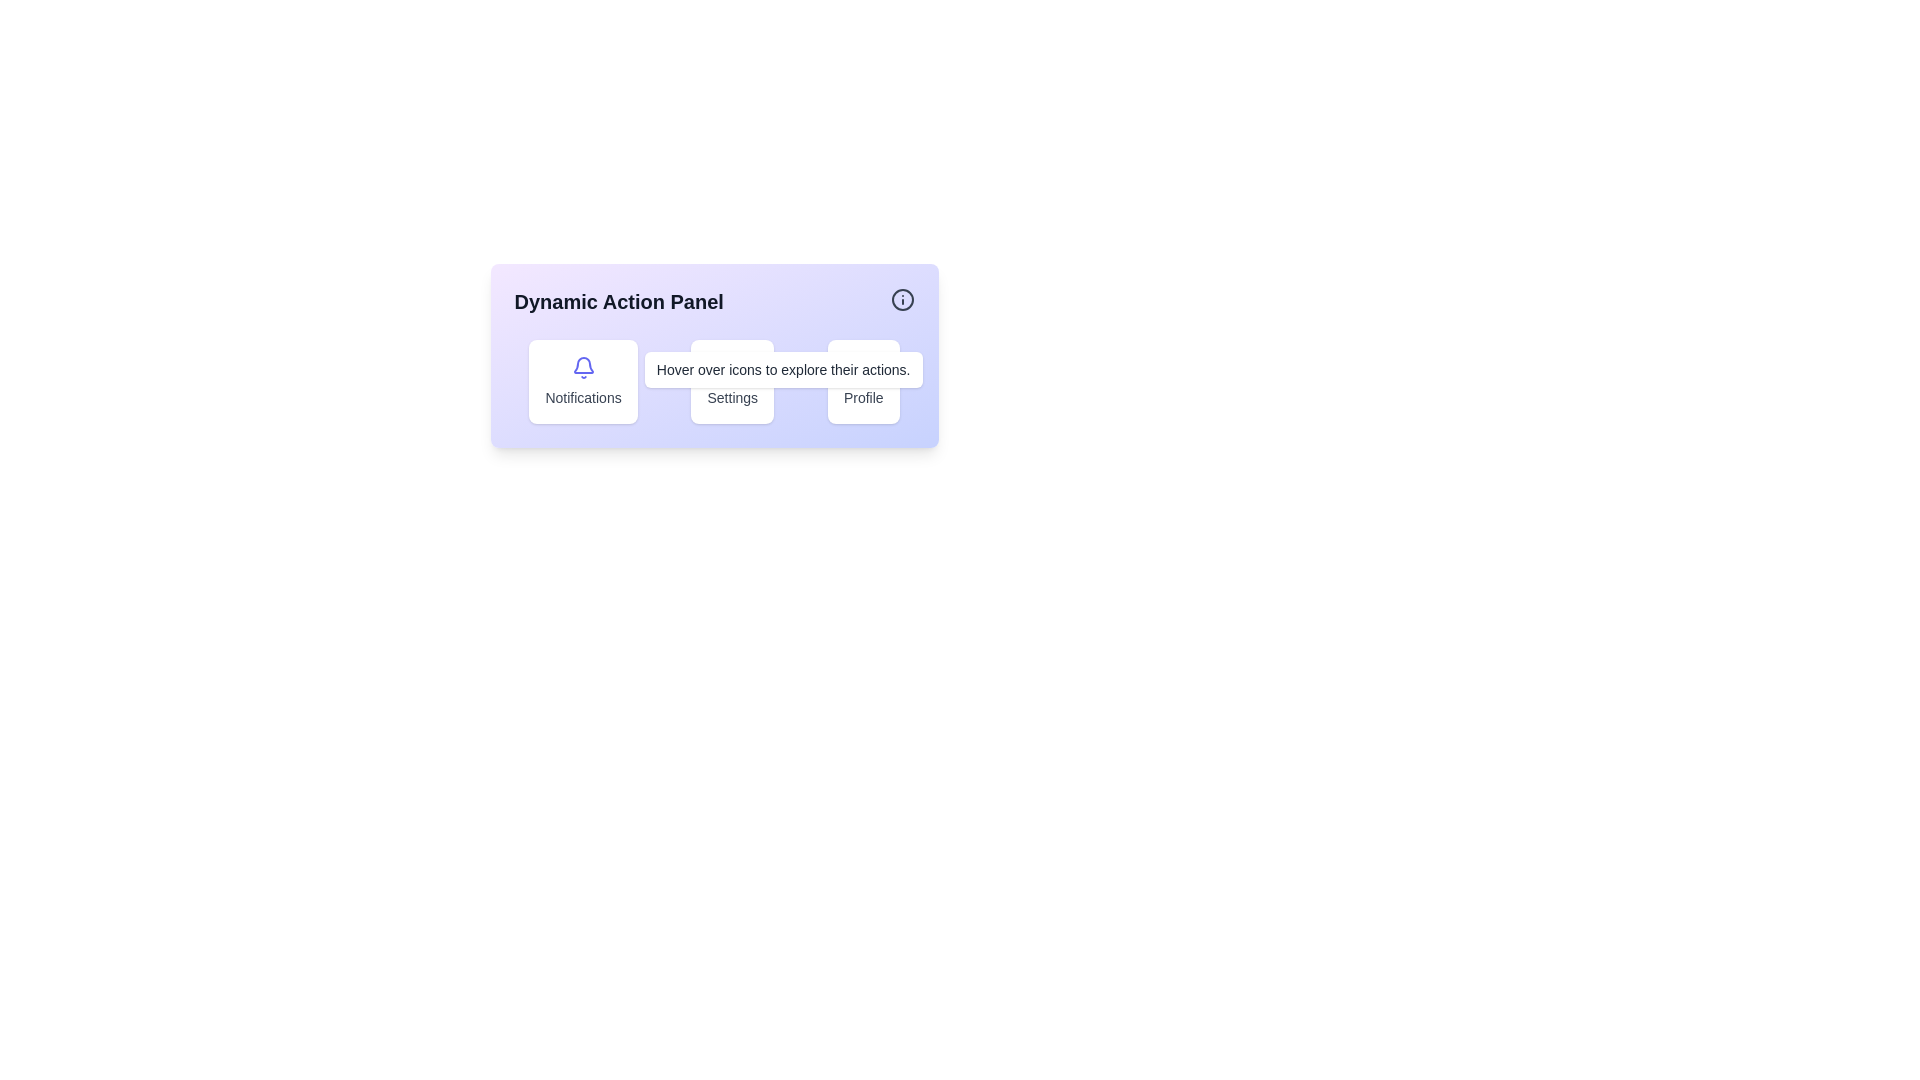  Describe the element at coordinates (901, 300) in the screenshot. I see `the information icon located at the top-right corner of the 'Dynamic Action Panel', which provides additional details when interacted with` at that location.